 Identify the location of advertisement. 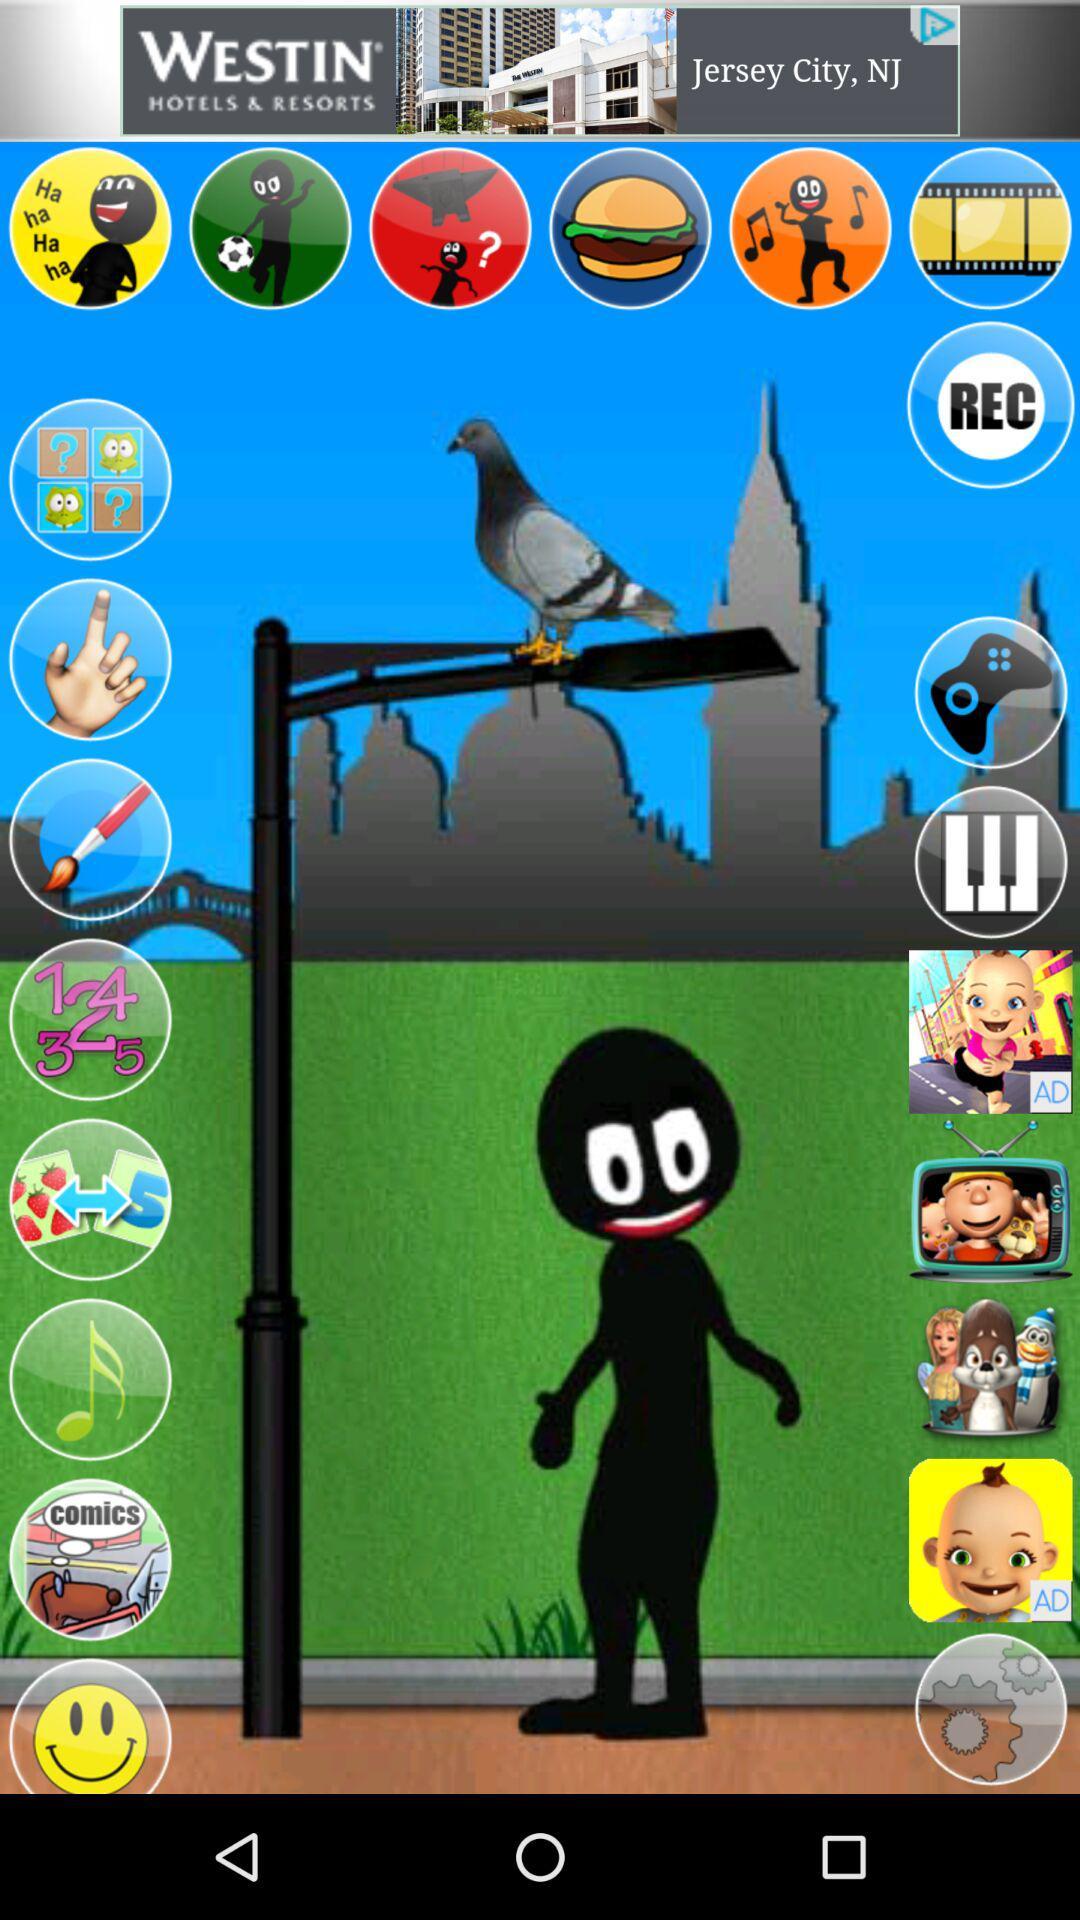
(540, 70).